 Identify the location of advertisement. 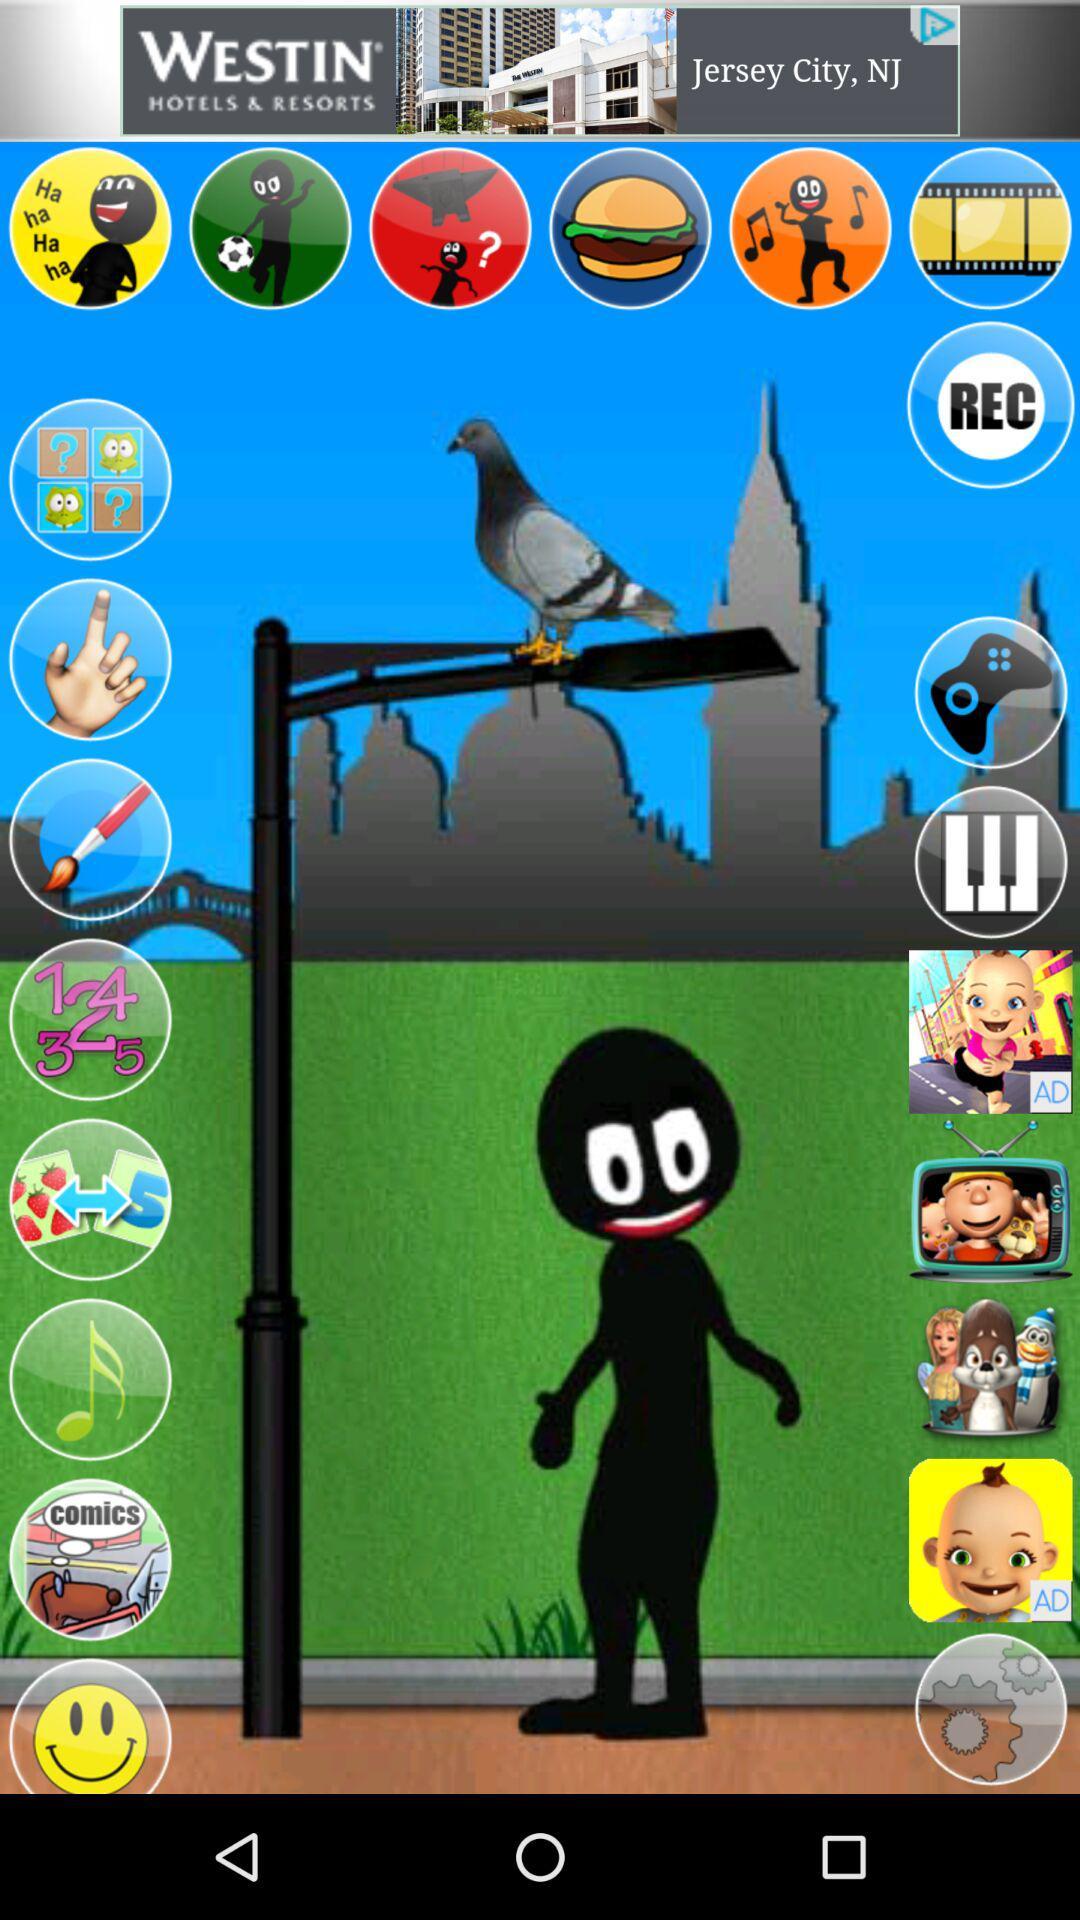
(540, 70).